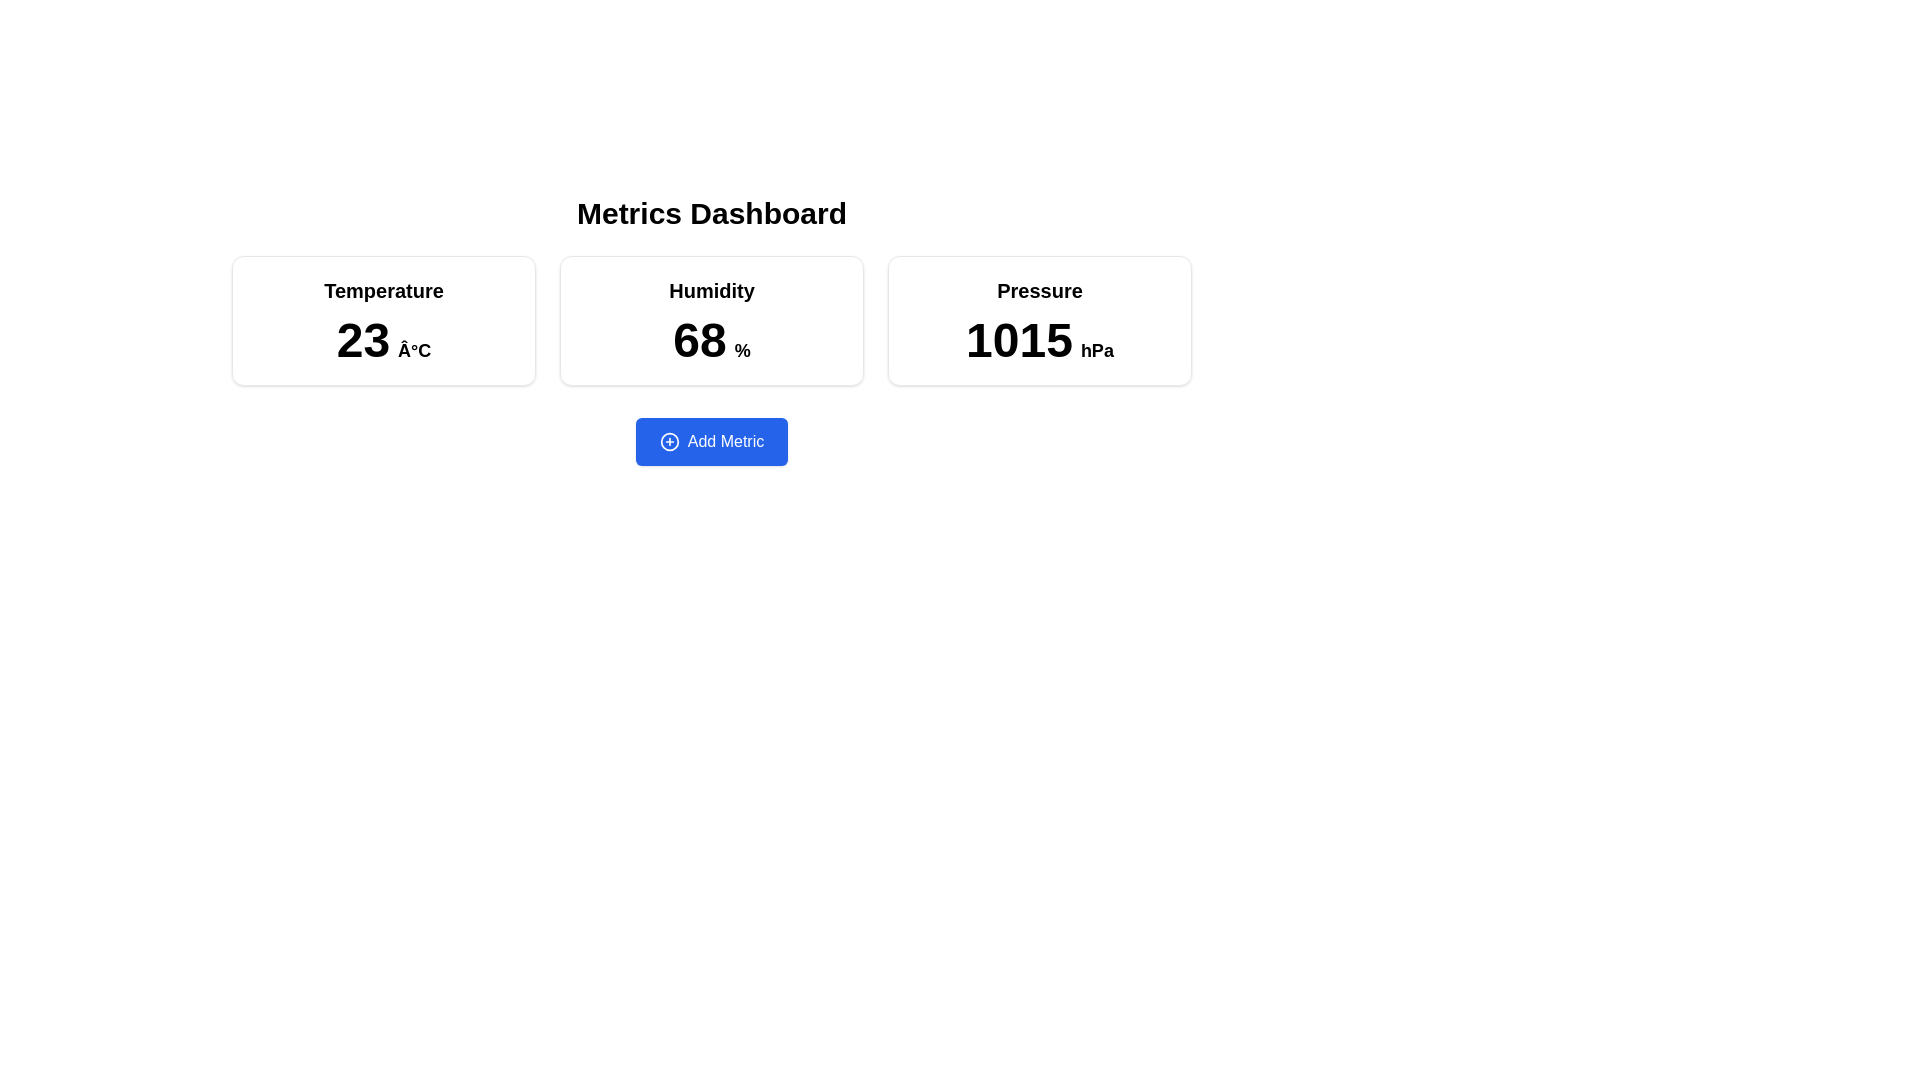 The width and height of the screenshot is (1920, 1080). What do you see at coordinates (669, 441) in the screenshot?
I see `the icon that reinforces the meaning of the 'Add Metric' button, located to the left side of the button text` at bounding box center [669, 441].